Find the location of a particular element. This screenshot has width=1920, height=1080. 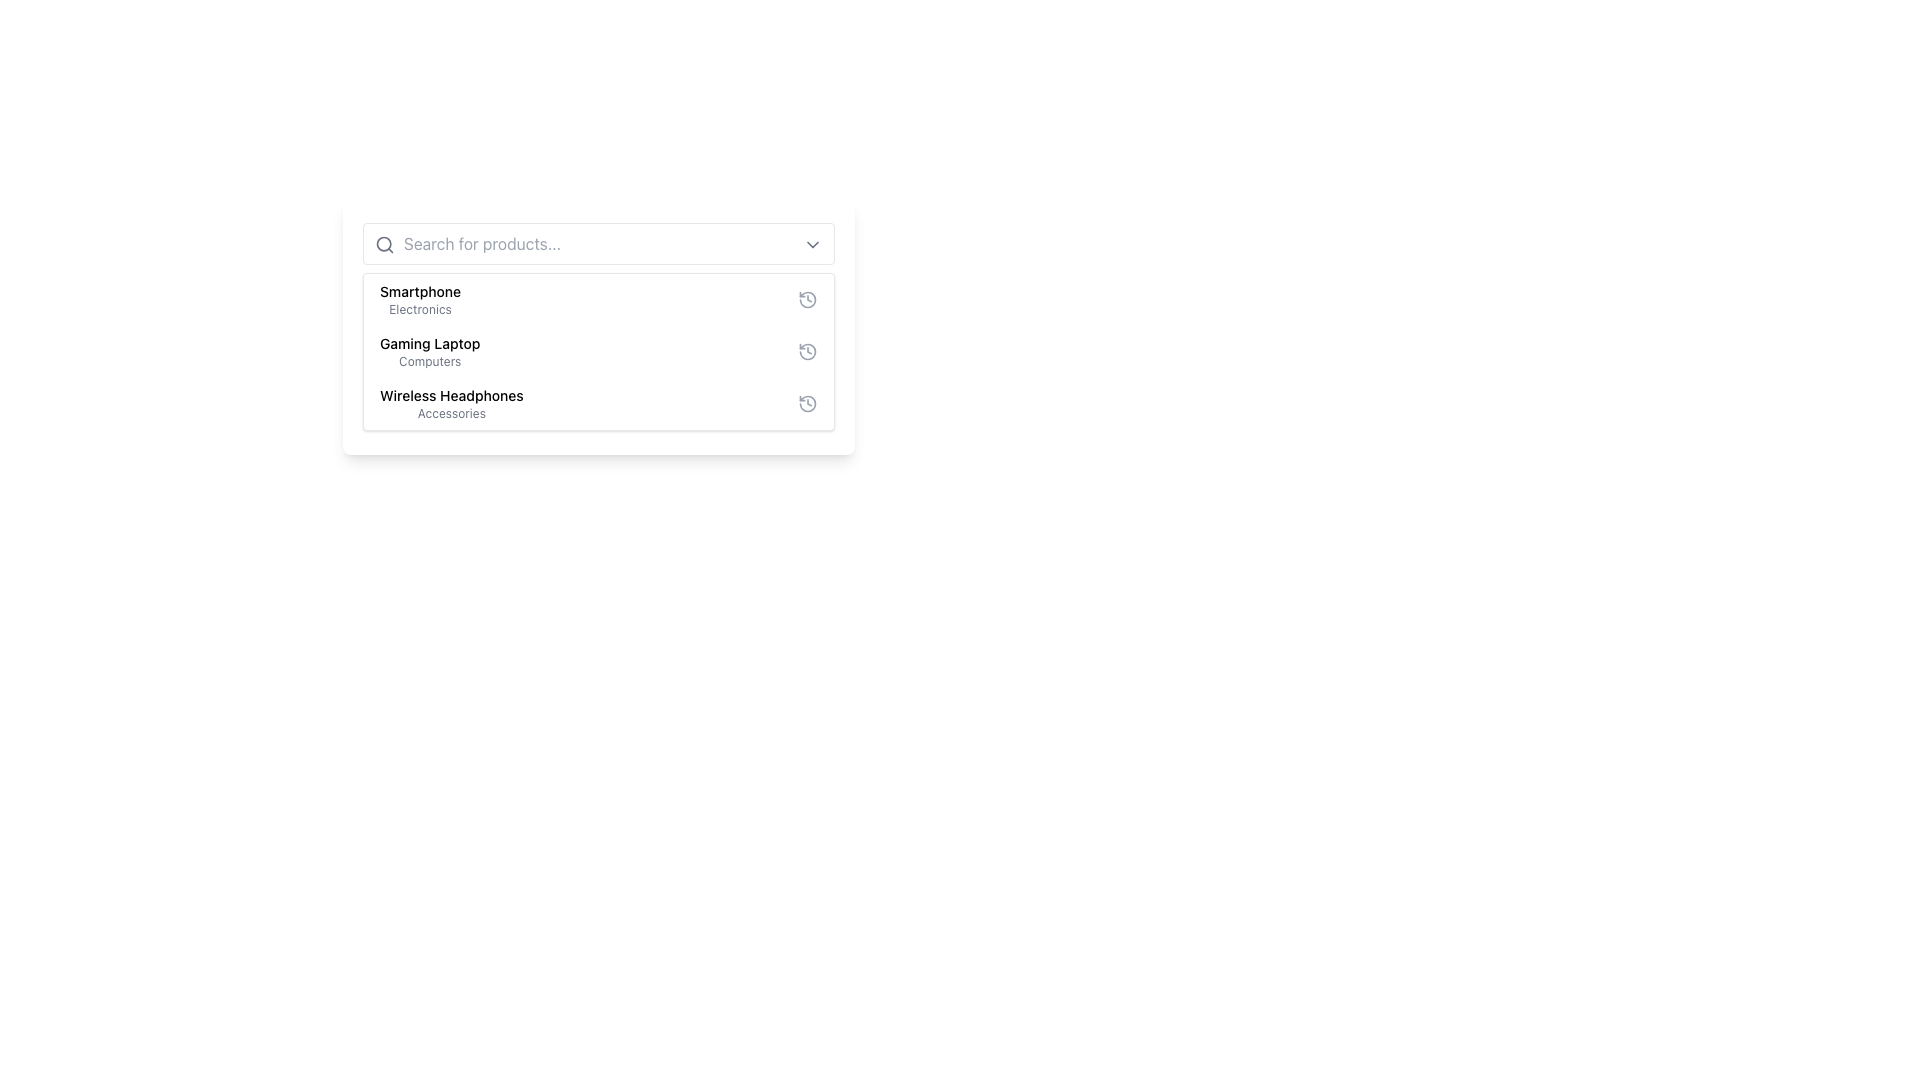

the History Icon, which is represented as an outlined circle with directional arrows inside, located at the rightmost side of the list item labeled 'Smartphone - Electronics' in a dropdown list layout is located at coordinates (807, 300).